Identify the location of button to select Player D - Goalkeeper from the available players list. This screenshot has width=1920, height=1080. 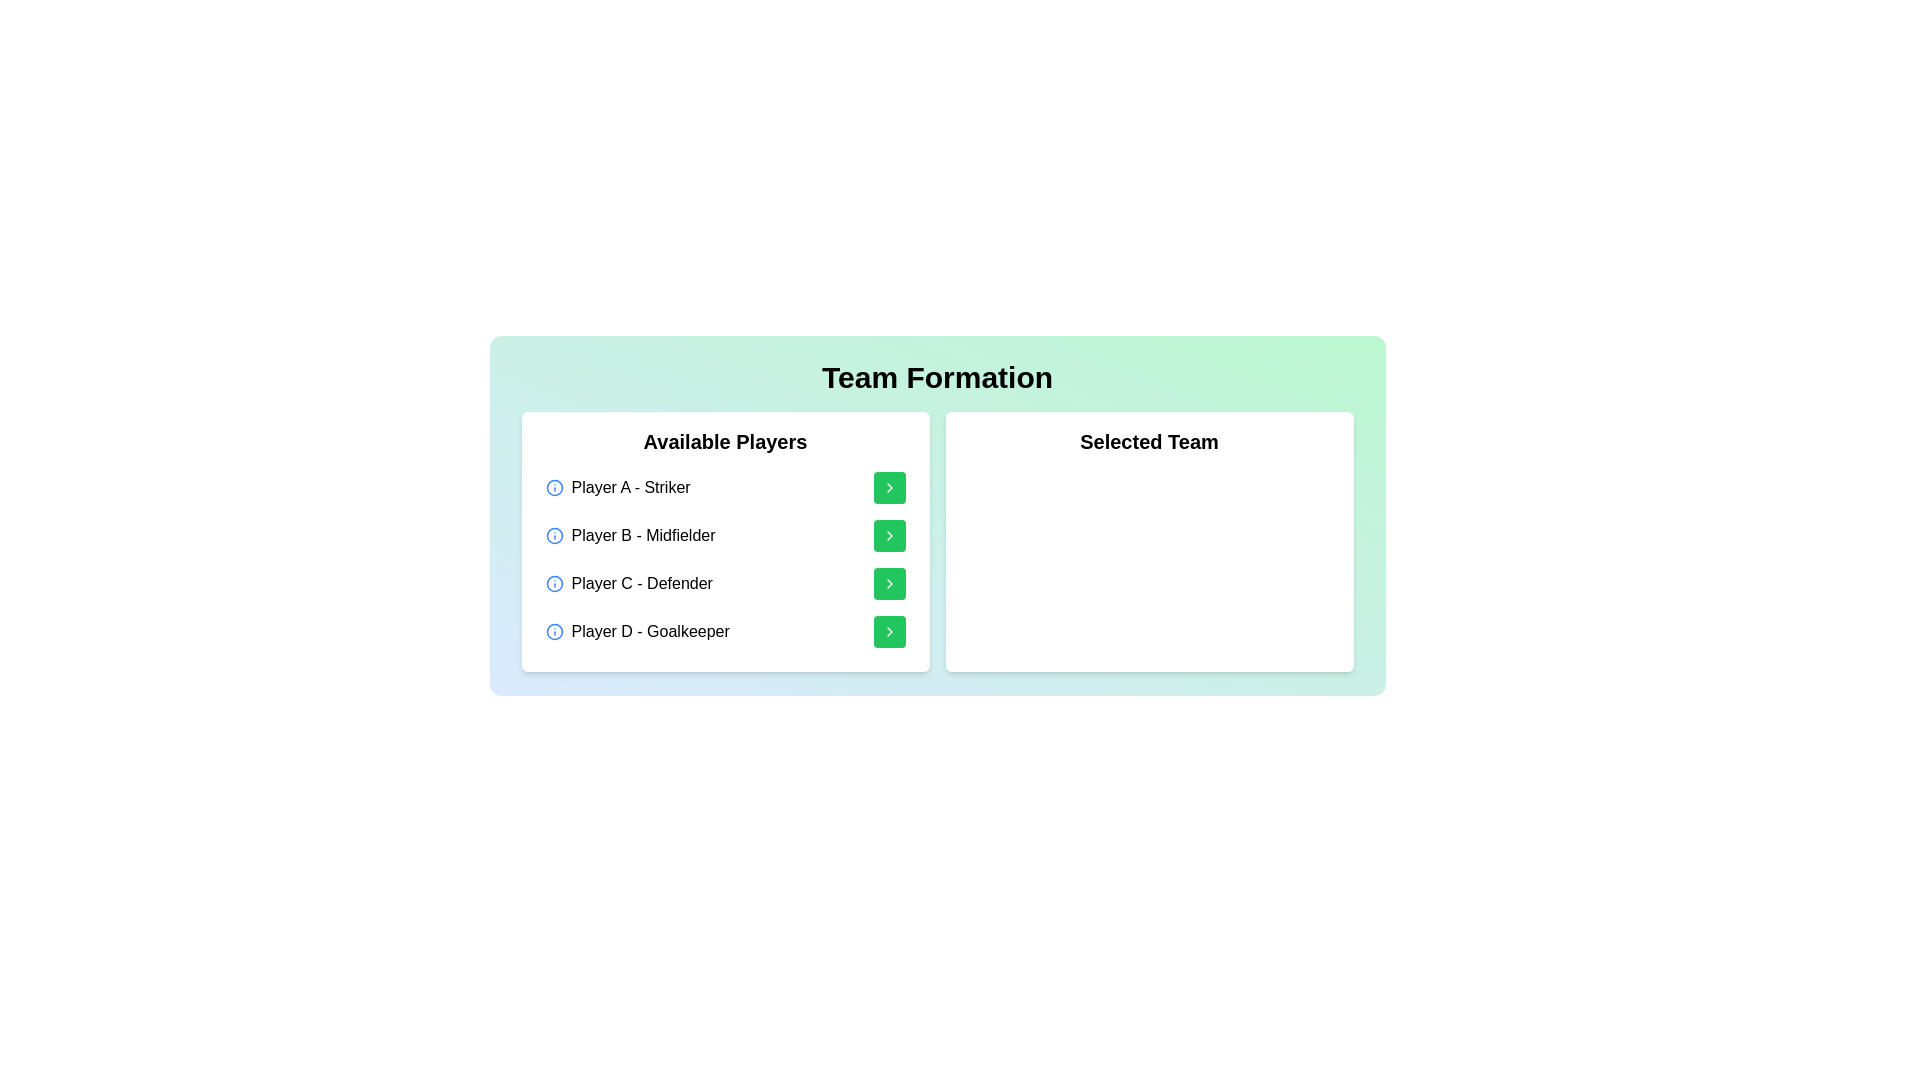
(888, 632).